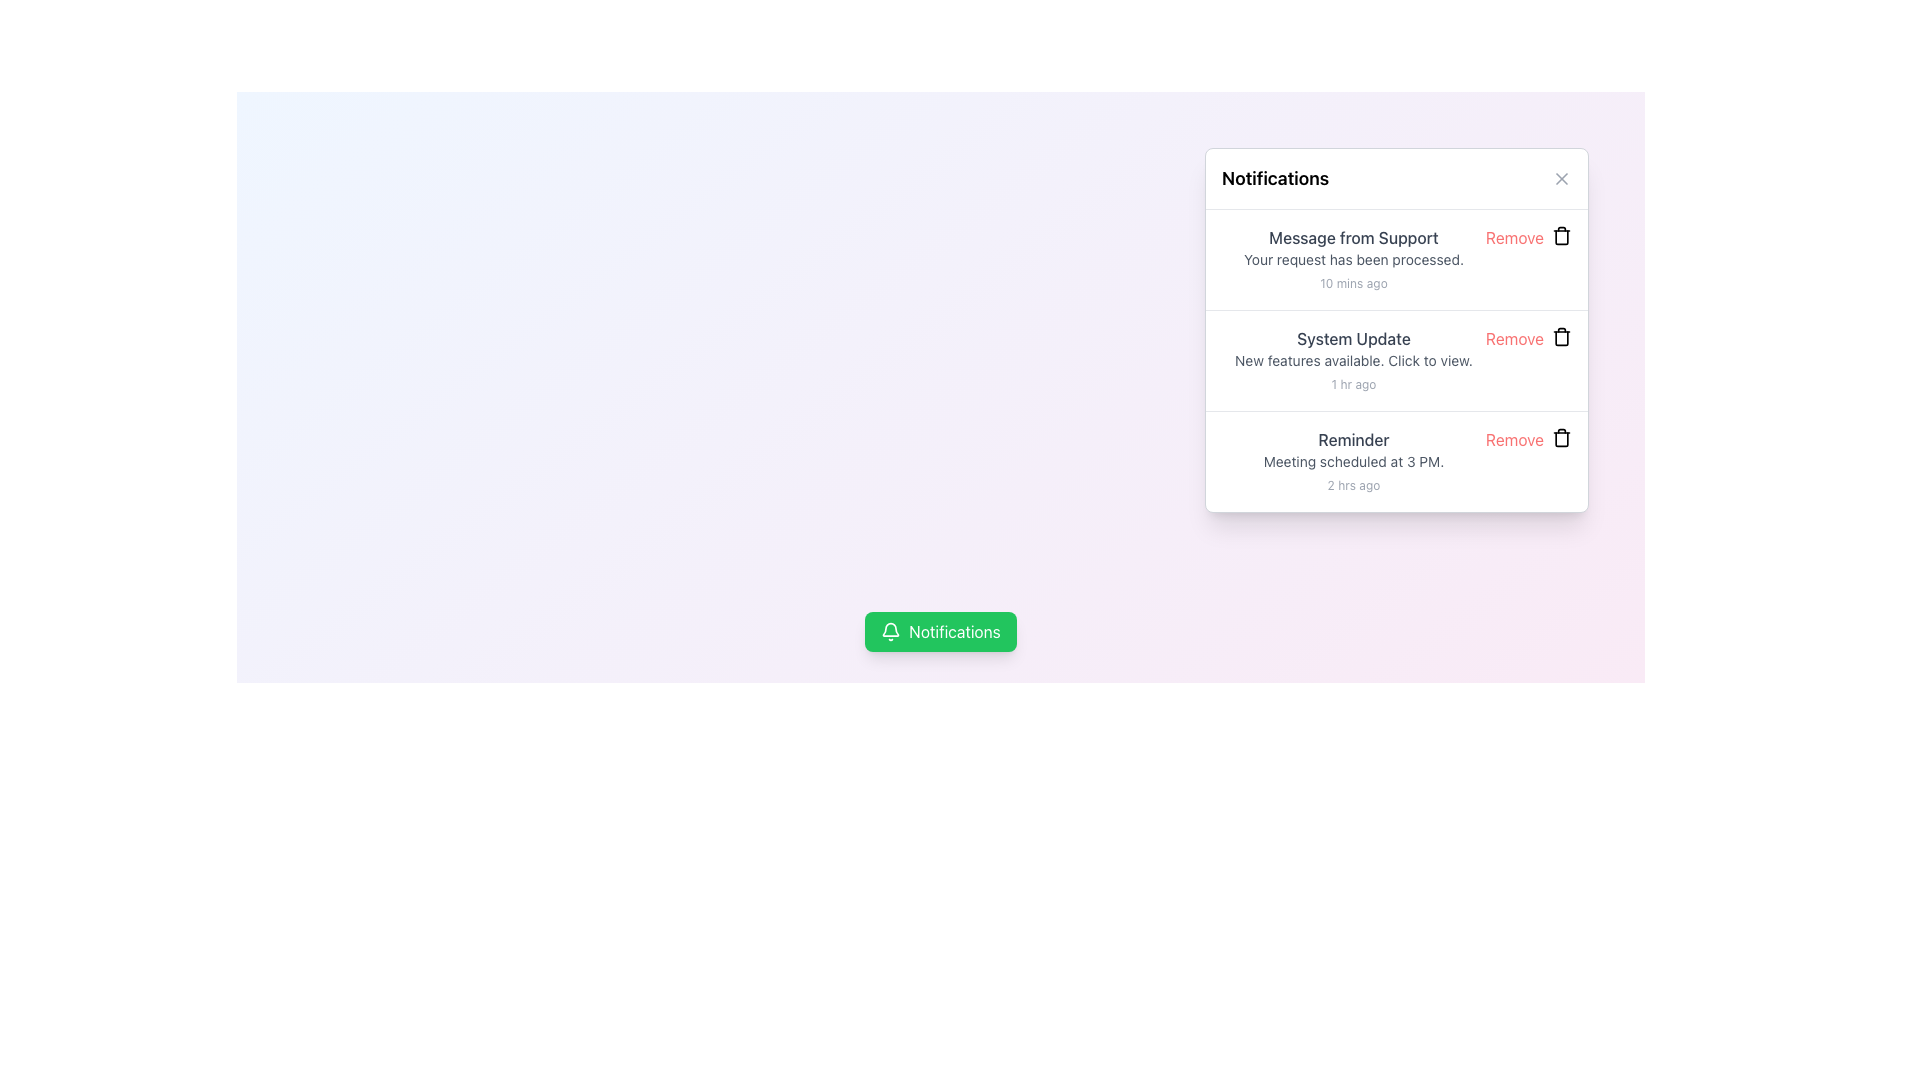 This screenshot has width=1920, height=1080. What do you see at coordinates (1515, 338) in the screenshot?
I see `the 'Remove' button, which is a red text label located in the notification UI card under the 'System Update' headline` at bounding box center [1515, 338].